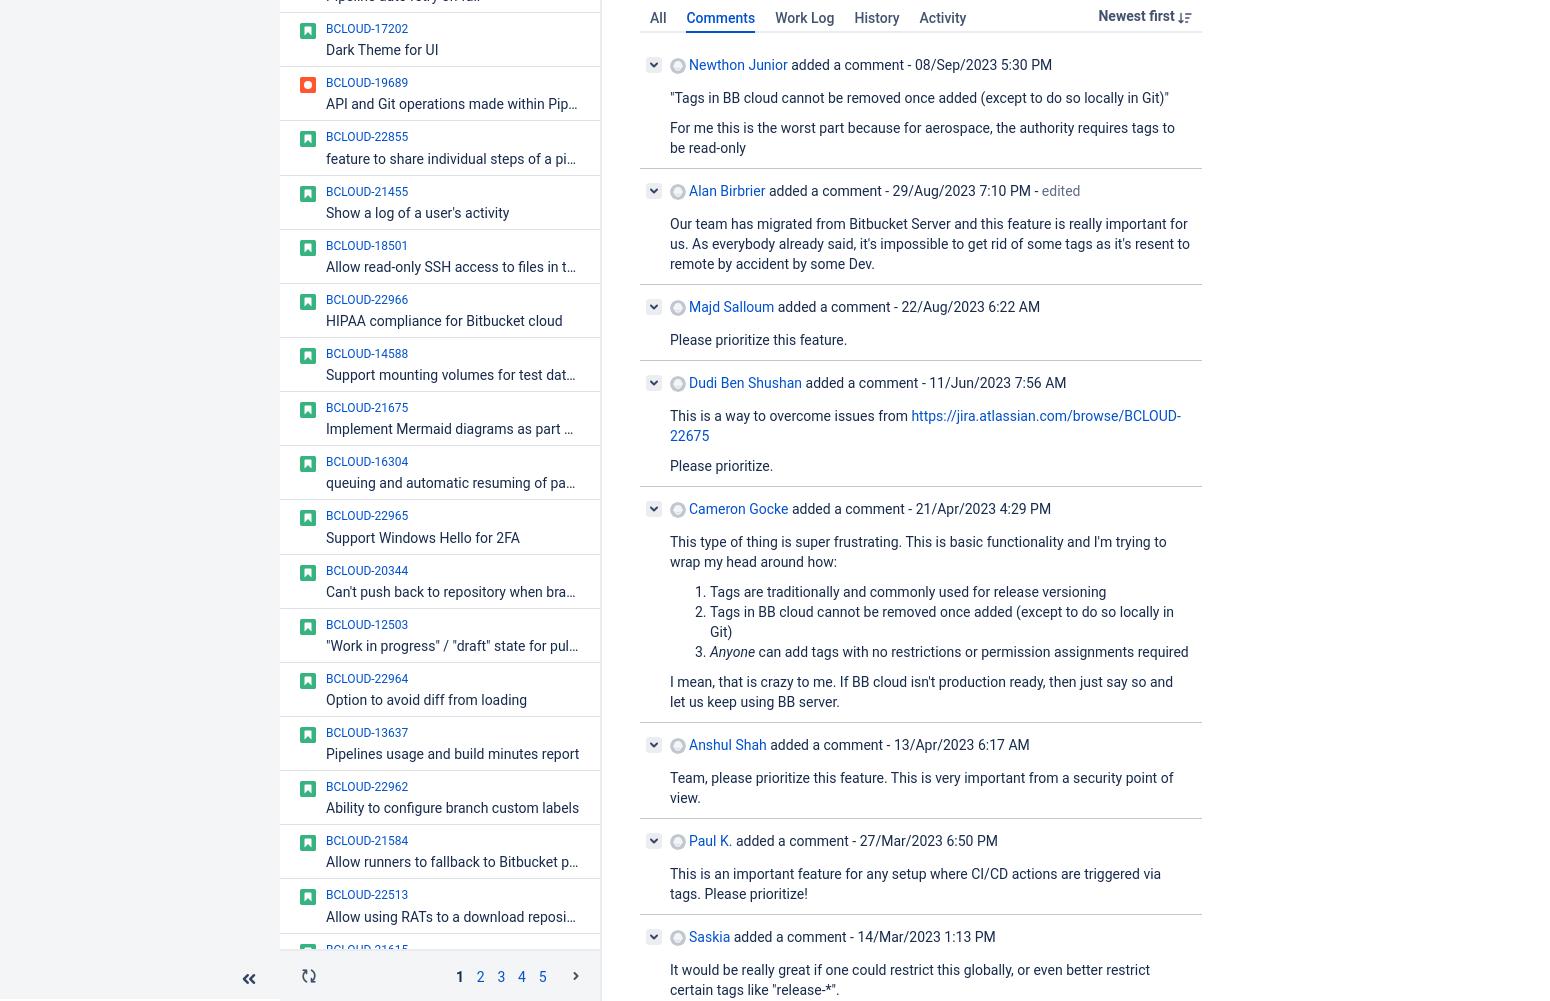 This screenshot has width=1550, height=1001. Describe the element at coordinates (1031, 190) in the screenshot. I see `'-'` at that location.